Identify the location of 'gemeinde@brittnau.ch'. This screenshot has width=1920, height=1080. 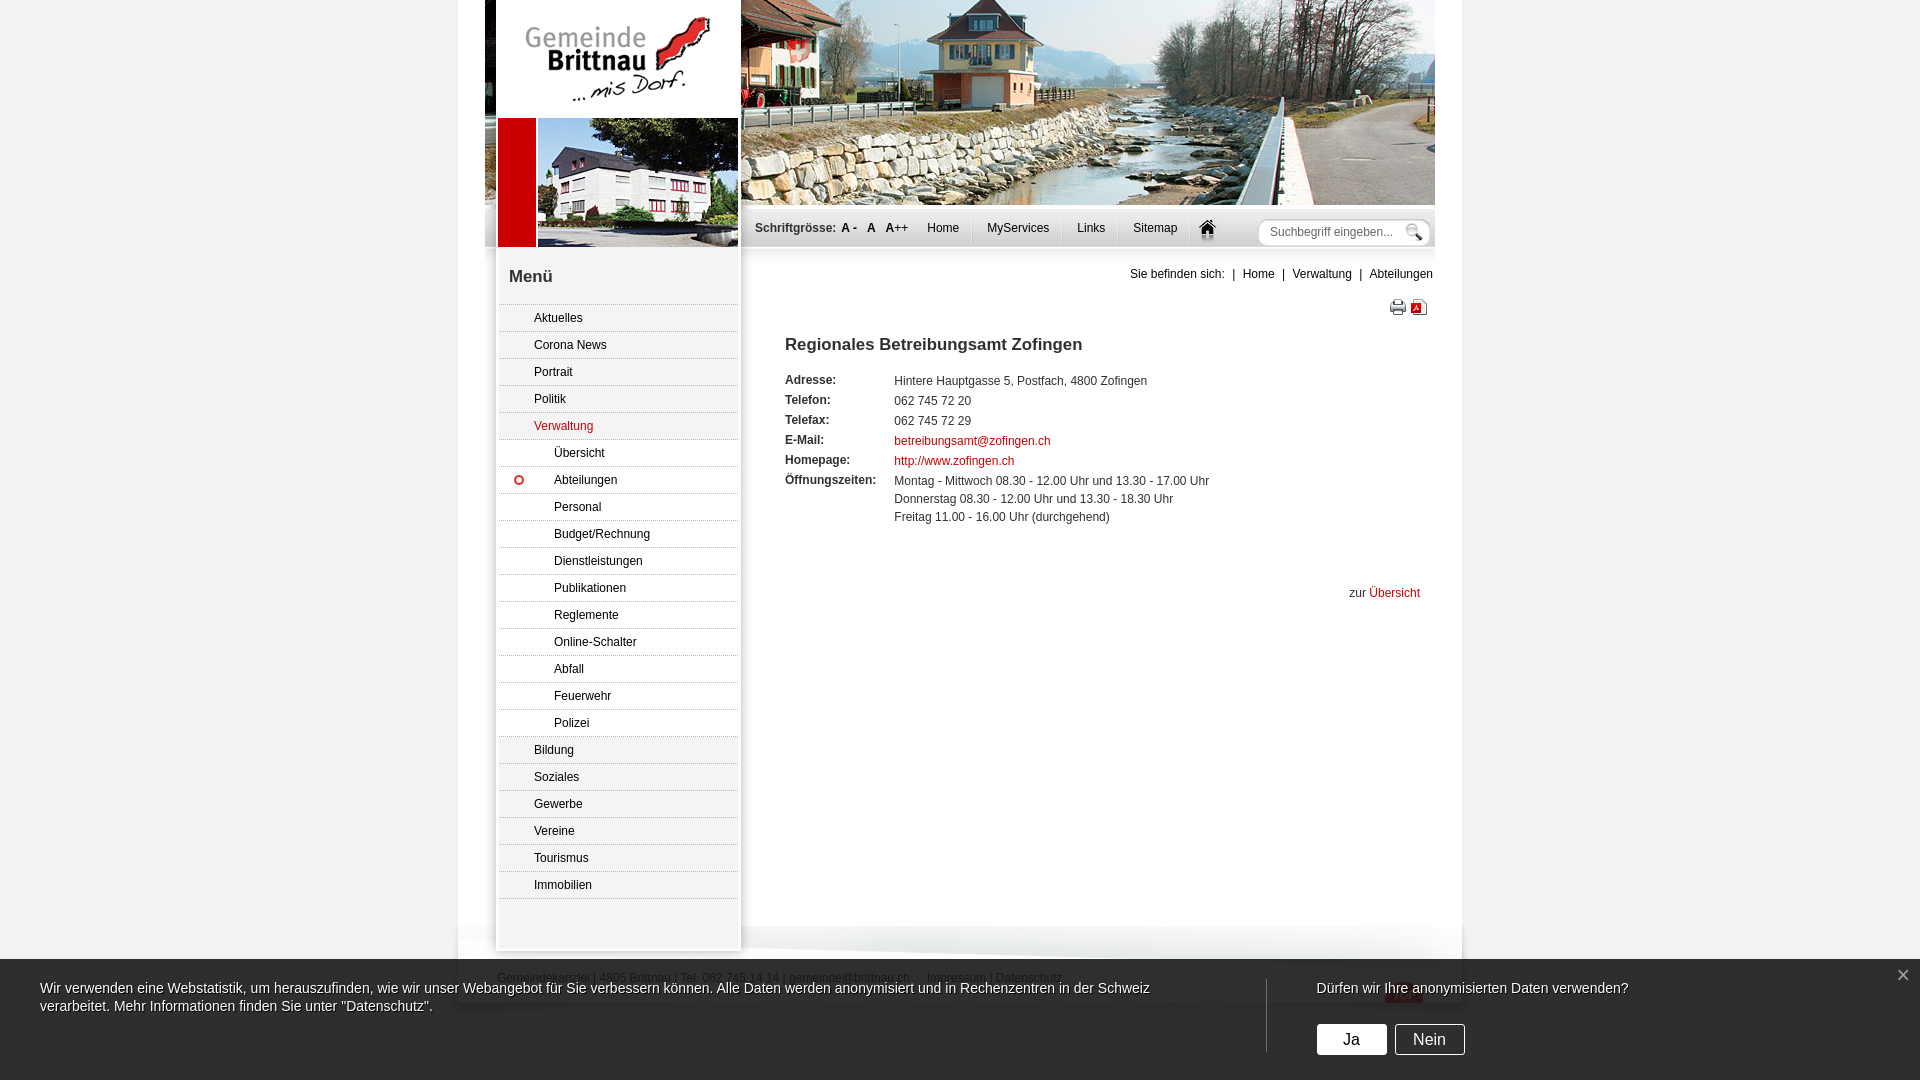
(849, 977).